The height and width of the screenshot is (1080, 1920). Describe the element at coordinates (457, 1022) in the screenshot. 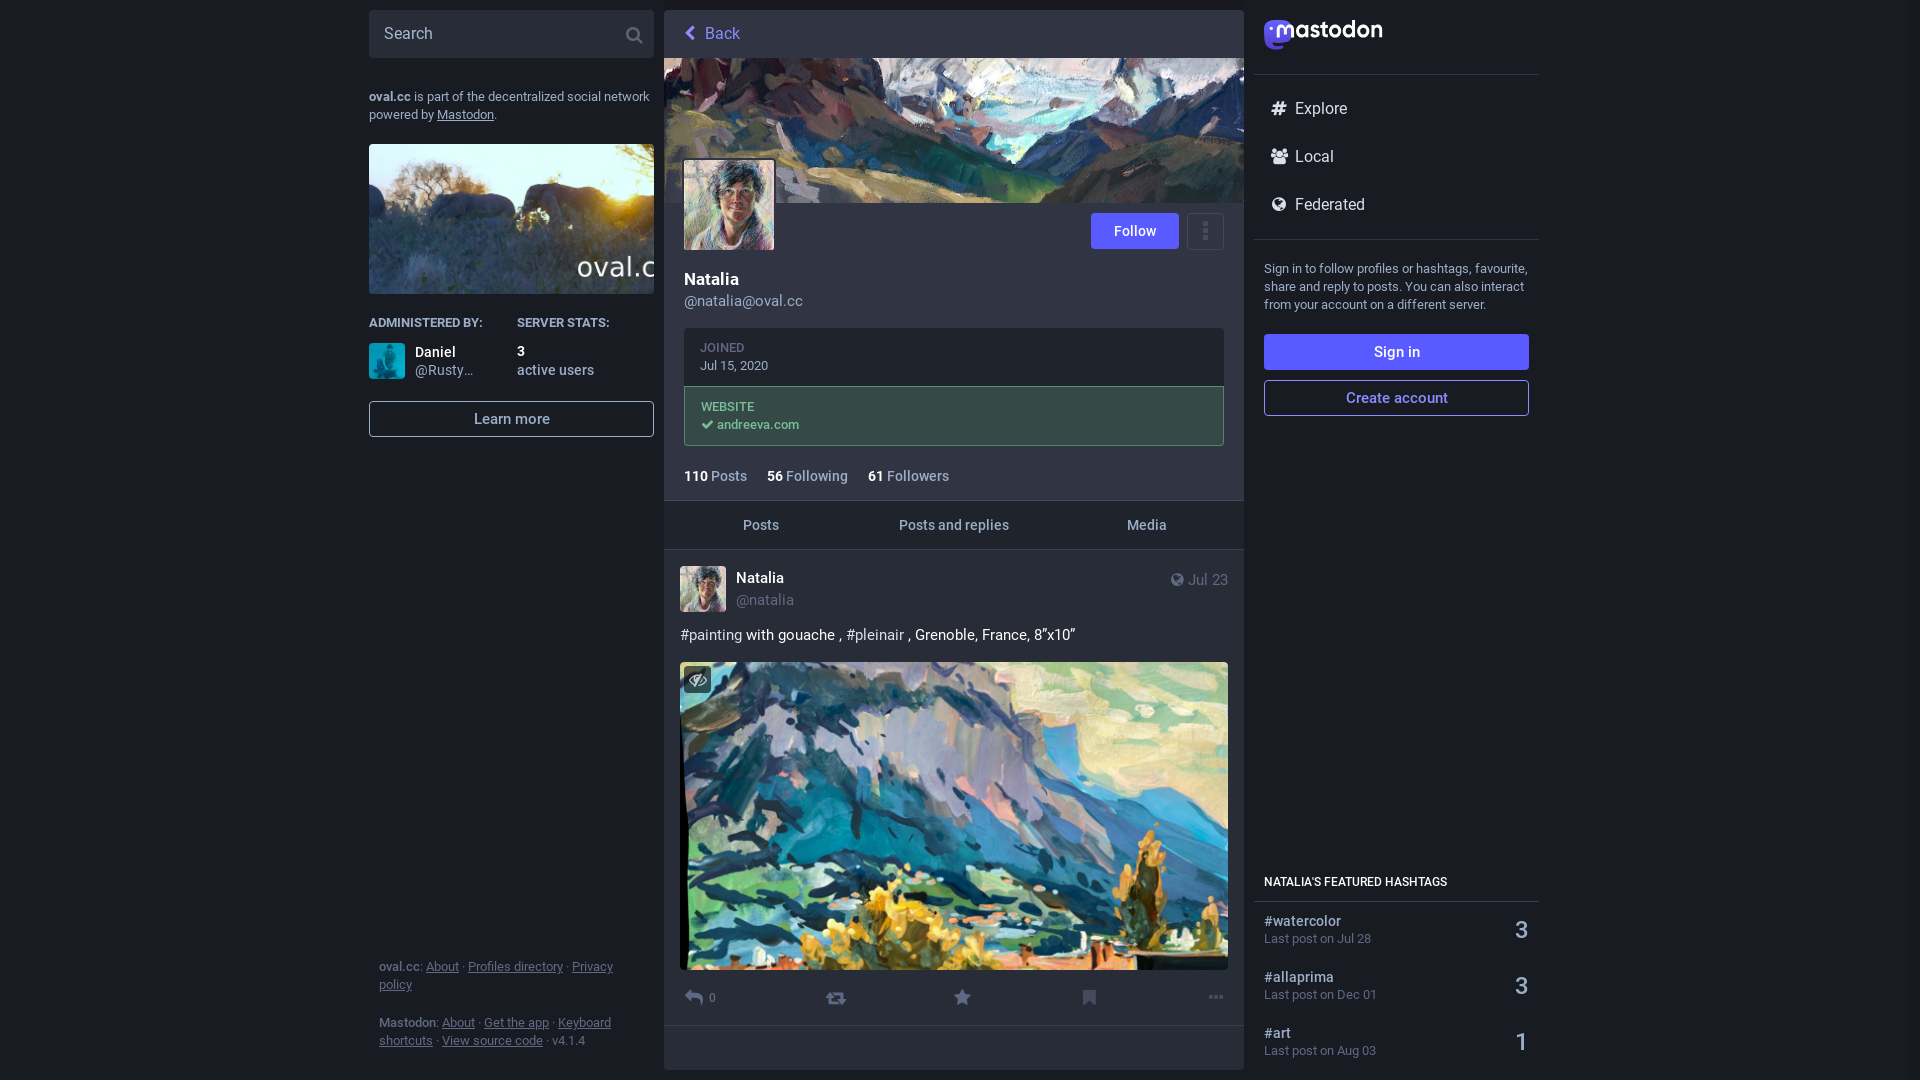

I see `'About'` at that location.